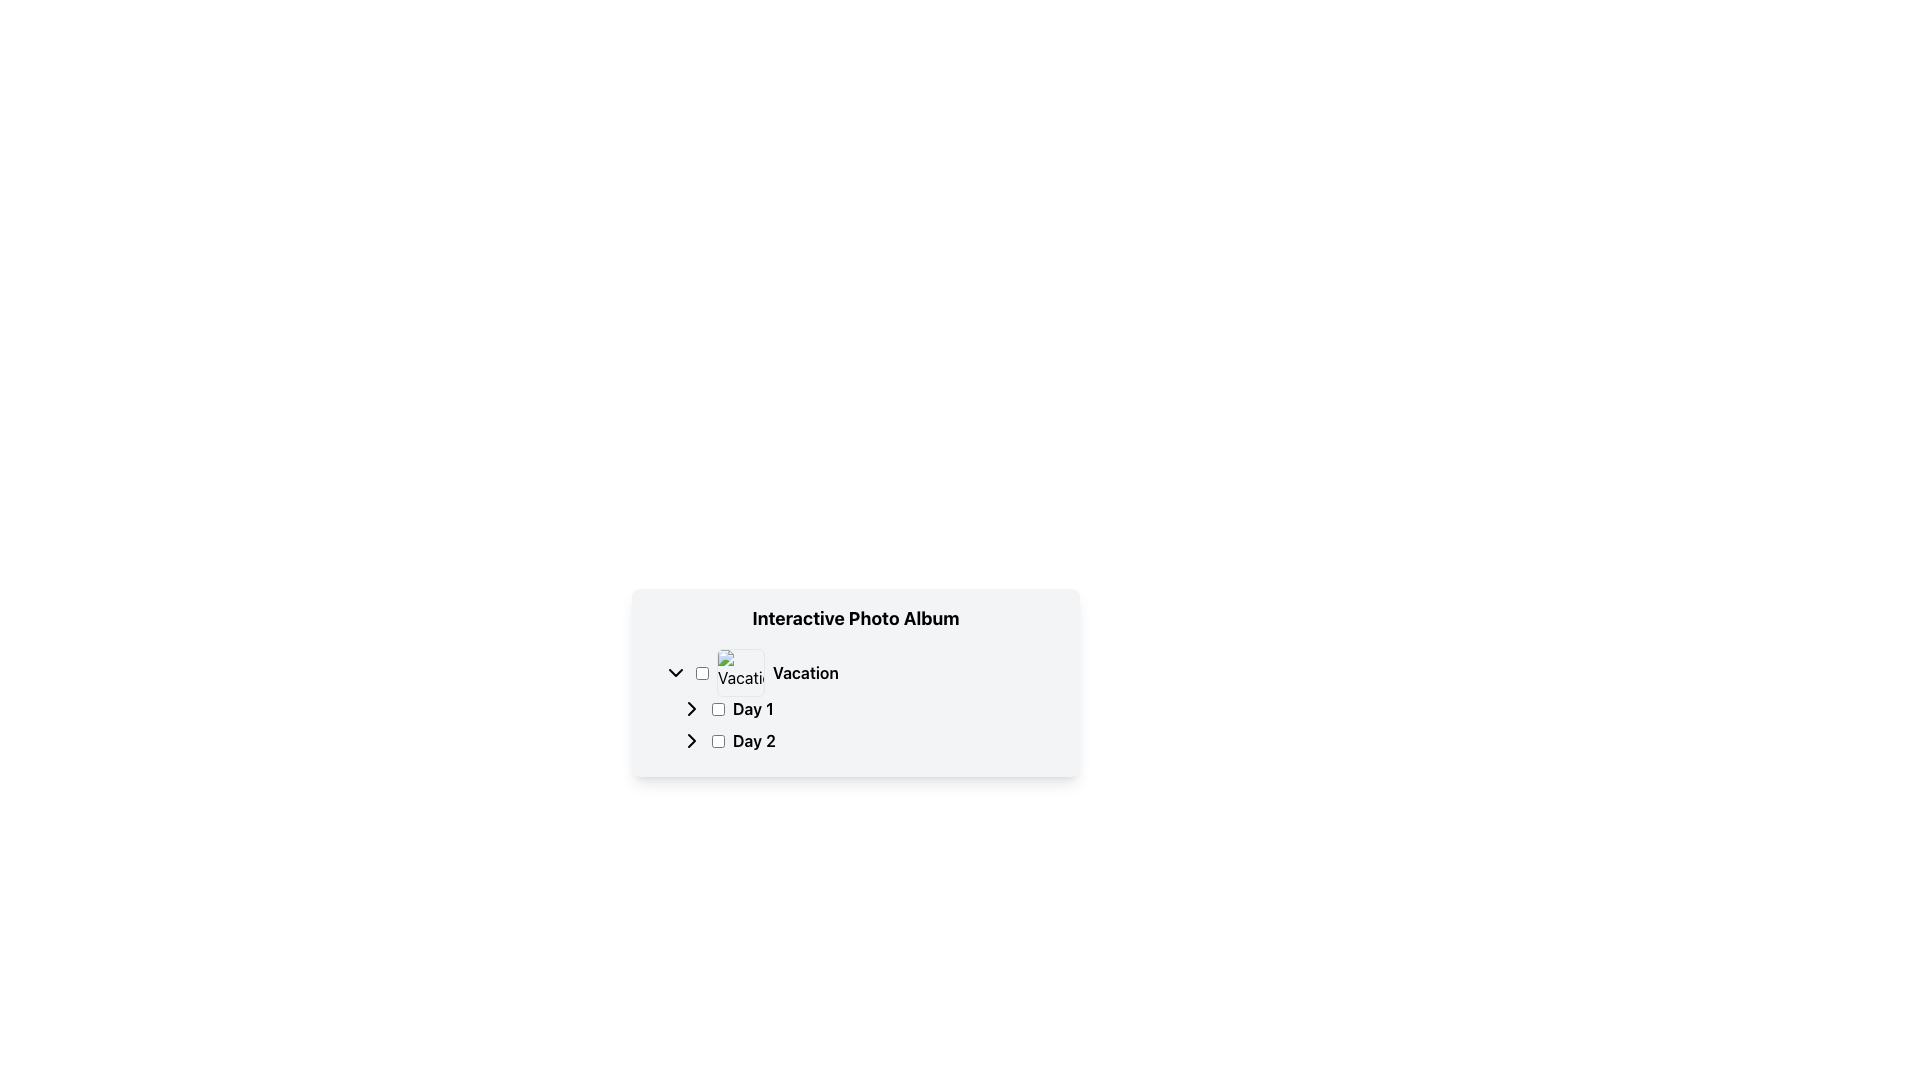 Image resolution: width=1920 pixels, height=1080 pixels. What do you see at coordinates (691, 740) in the screenshot?
I see `the rightward-facing chevron icon button located in the 'Day 2' item area` at bounding box center [691, 740].